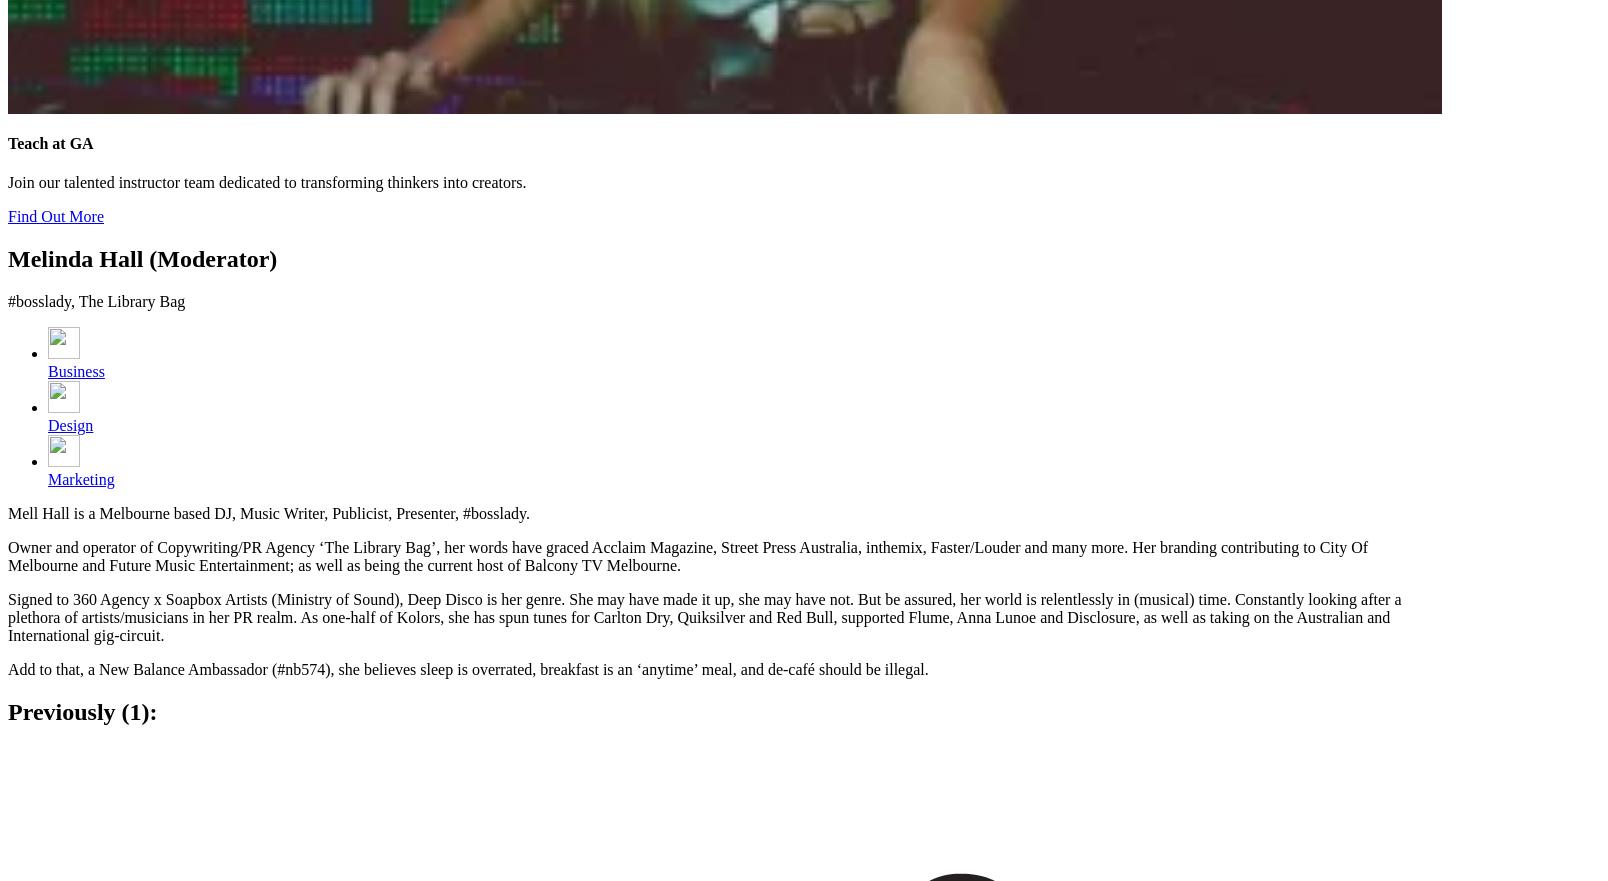 The width and height of the screenshot is (1608, 881). I want to click on 'Business', so click(76, 370).